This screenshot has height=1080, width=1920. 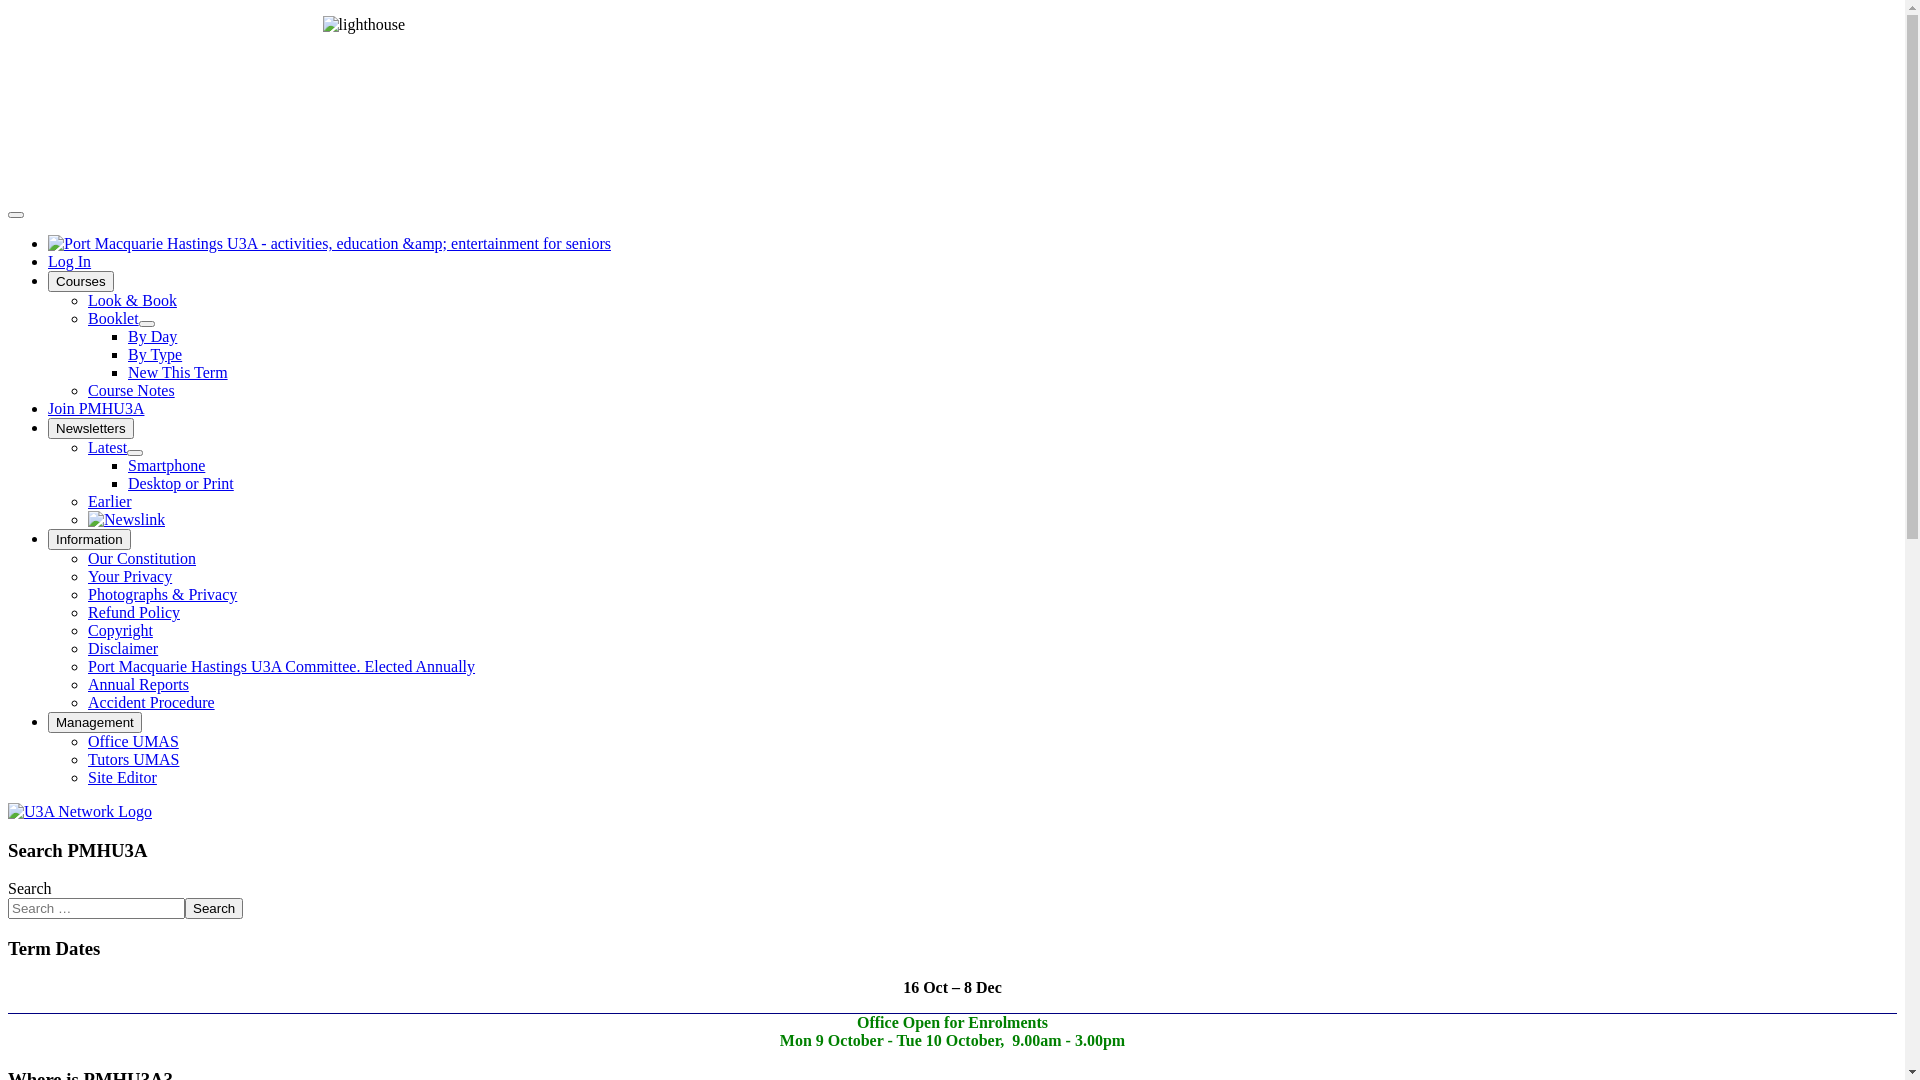 I want to click on 'Log In', so click(x=69, y=260).